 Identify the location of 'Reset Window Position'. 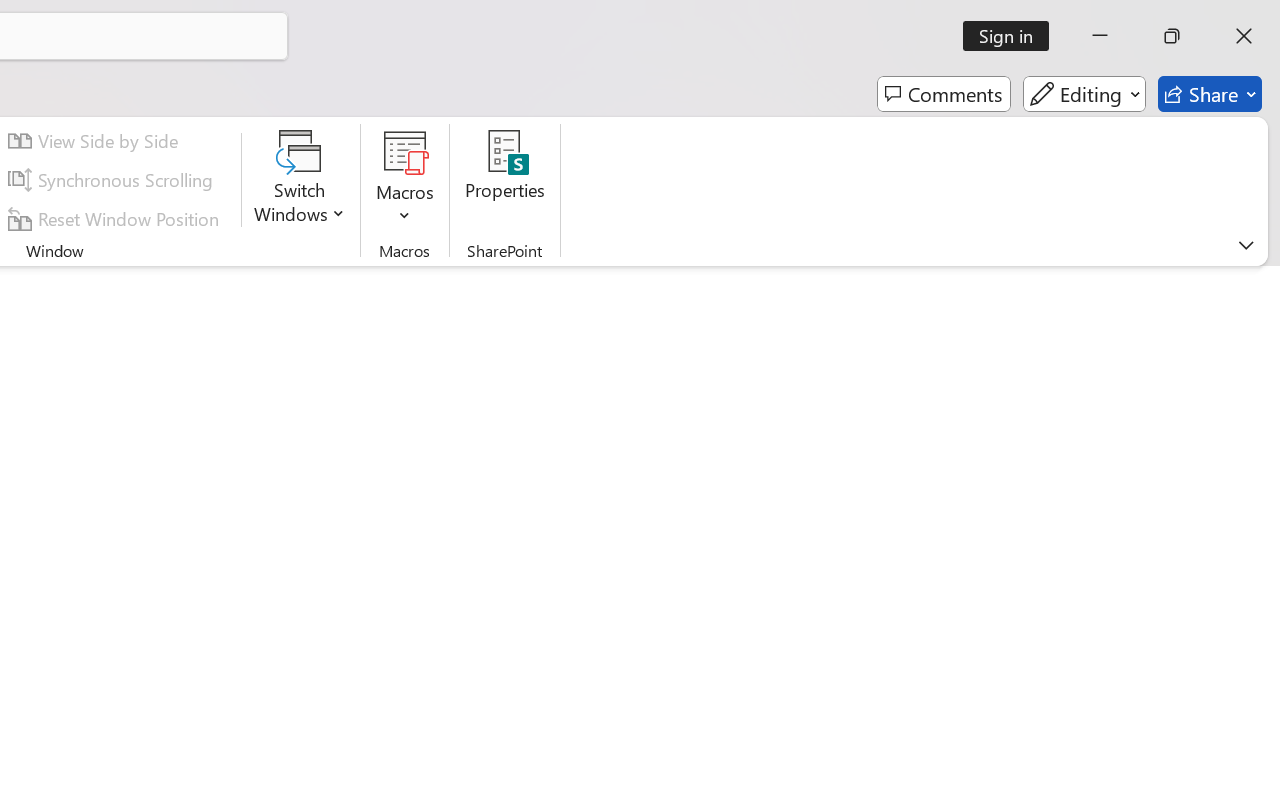
(116, 218).